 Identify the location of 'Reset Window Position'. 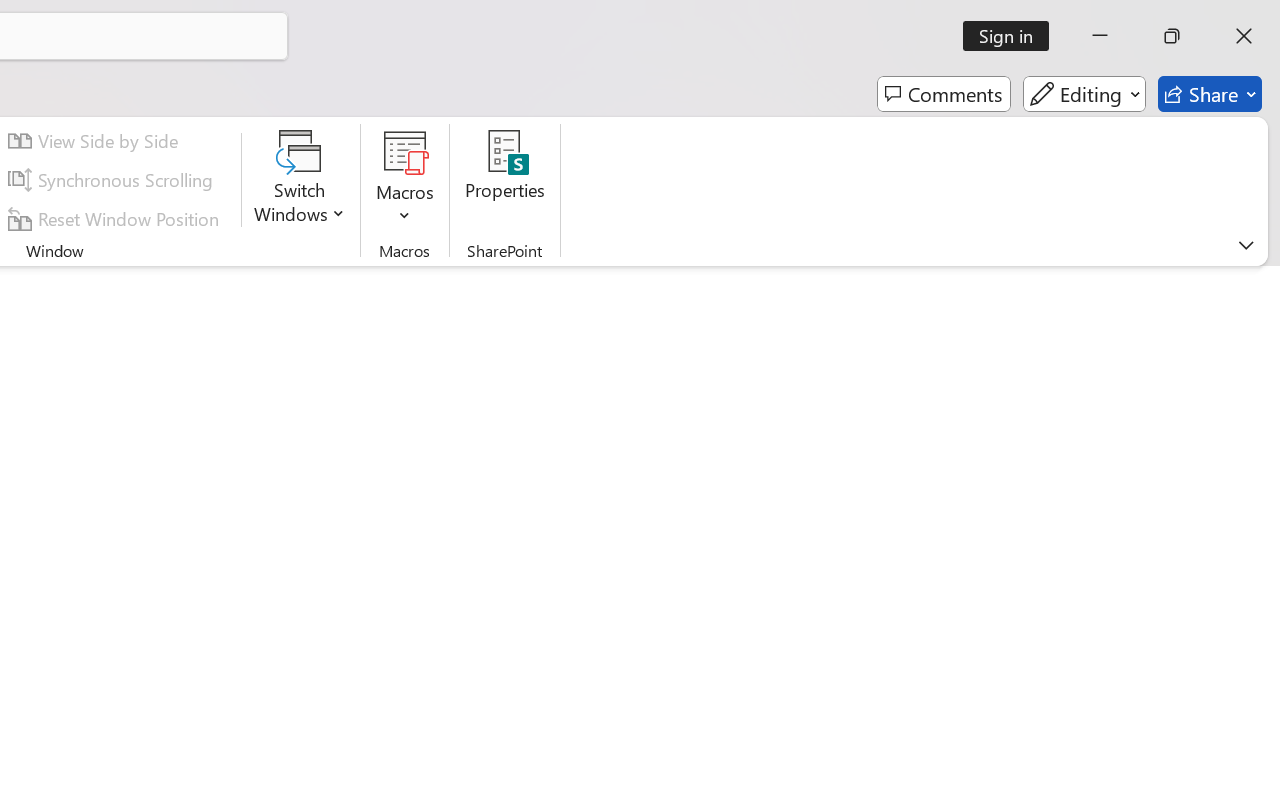
(116, 218).